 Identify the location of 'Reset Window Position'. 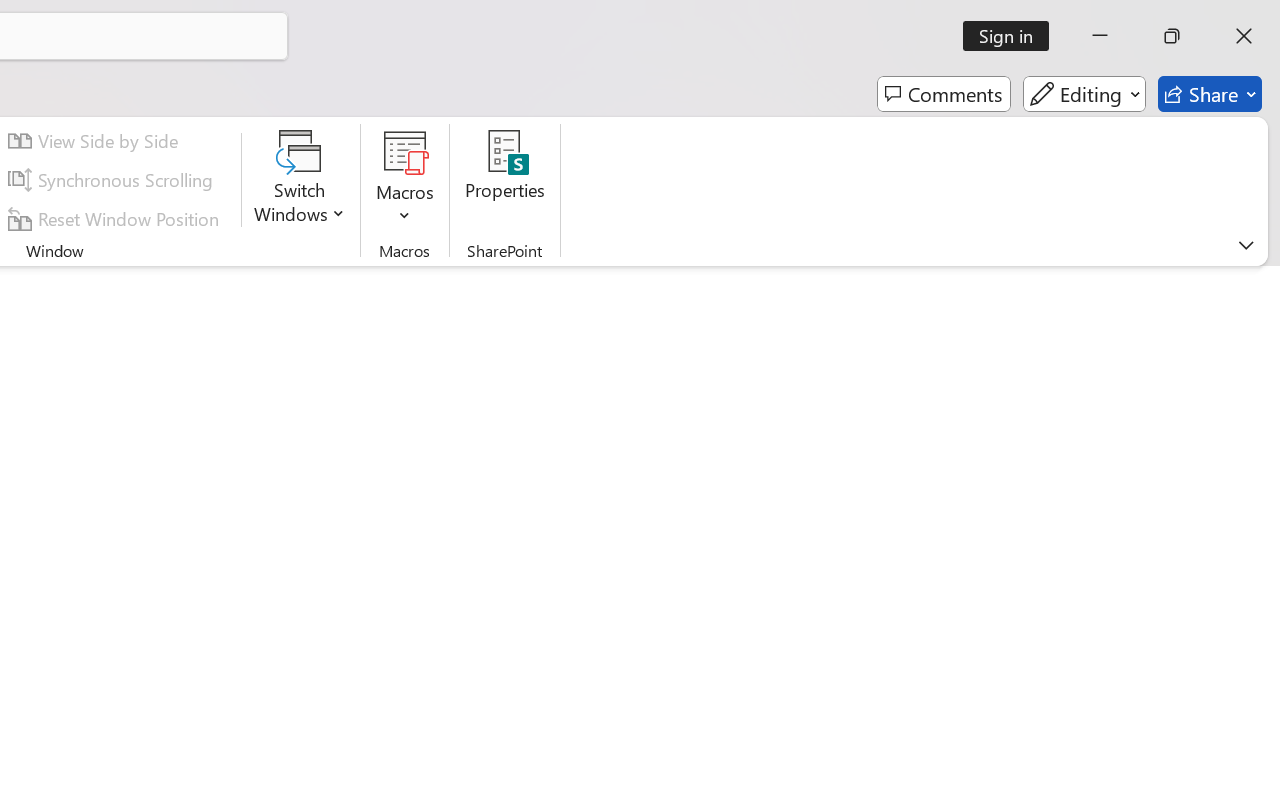
(116, 218).